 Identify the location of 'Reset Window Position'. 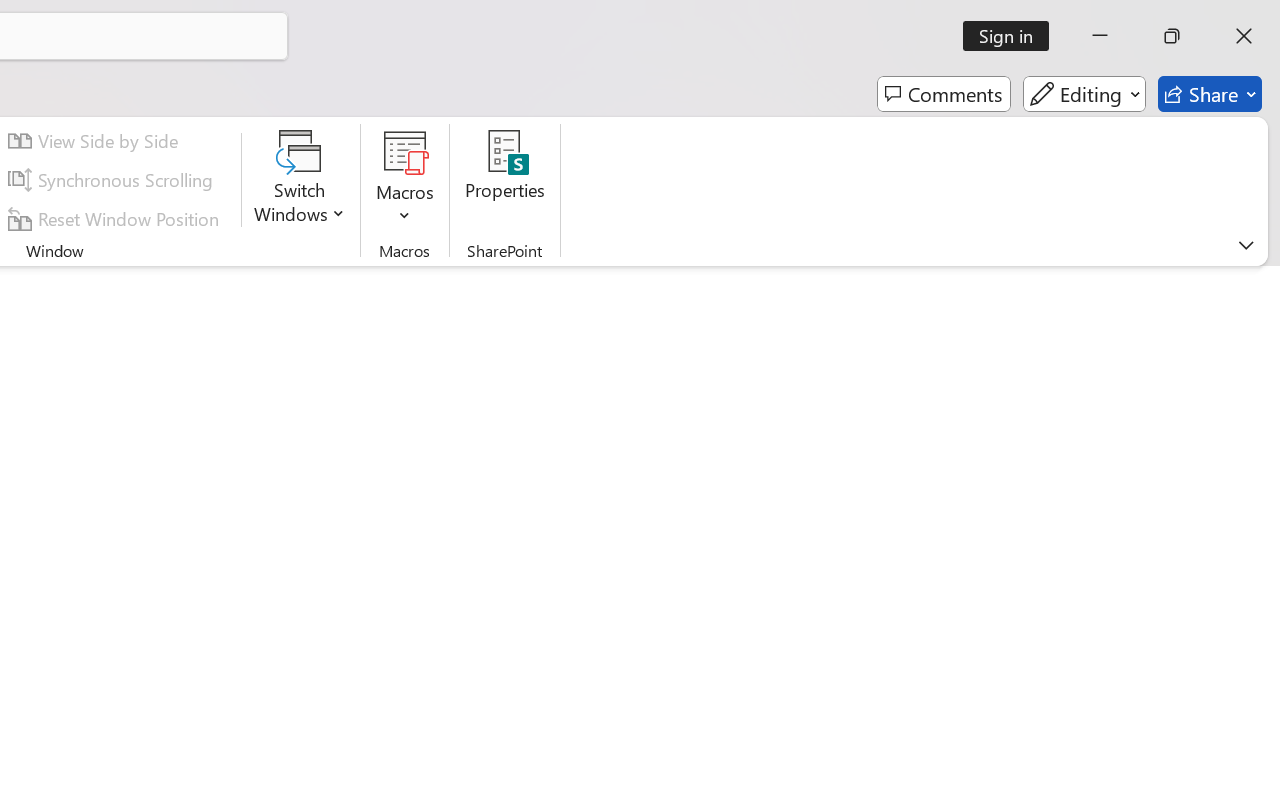
(116, 218).